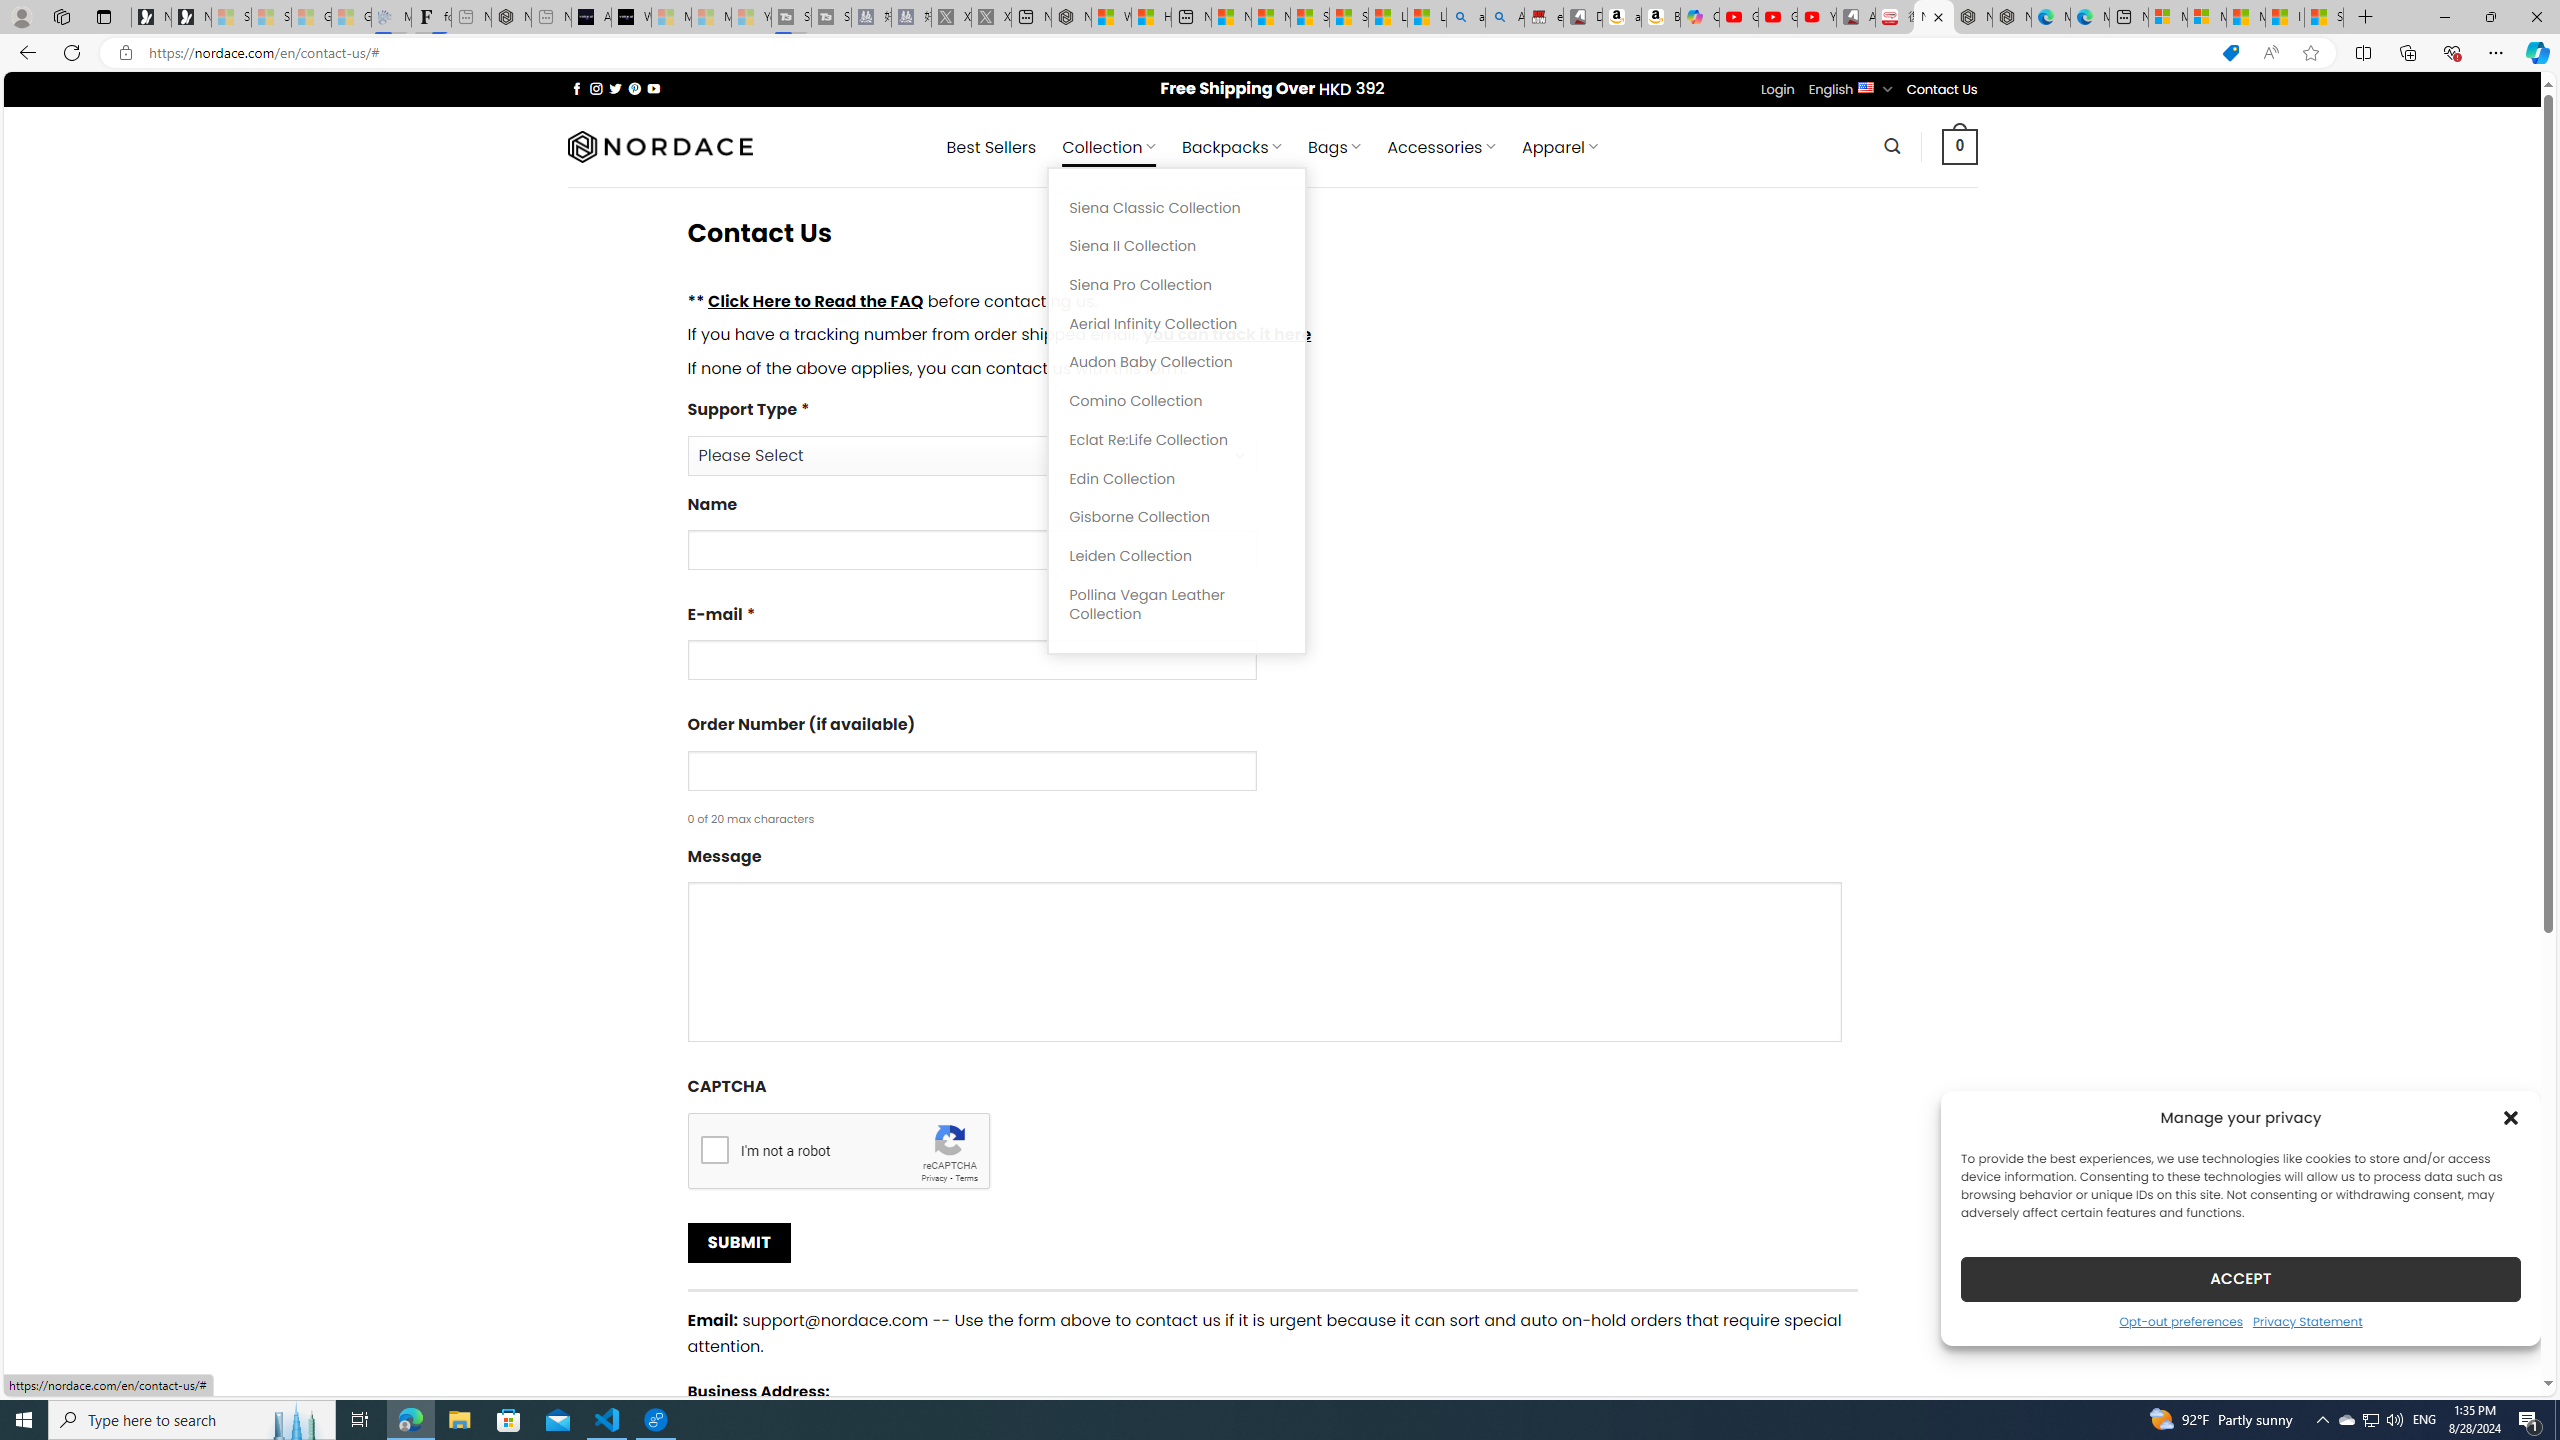 Image resolution: width=2560 pixels, height=1440 pixels. Describe the element at coordinates (1177, 438) in the screenshot. I see `'Eclat Re:Life Collection'` at that location.